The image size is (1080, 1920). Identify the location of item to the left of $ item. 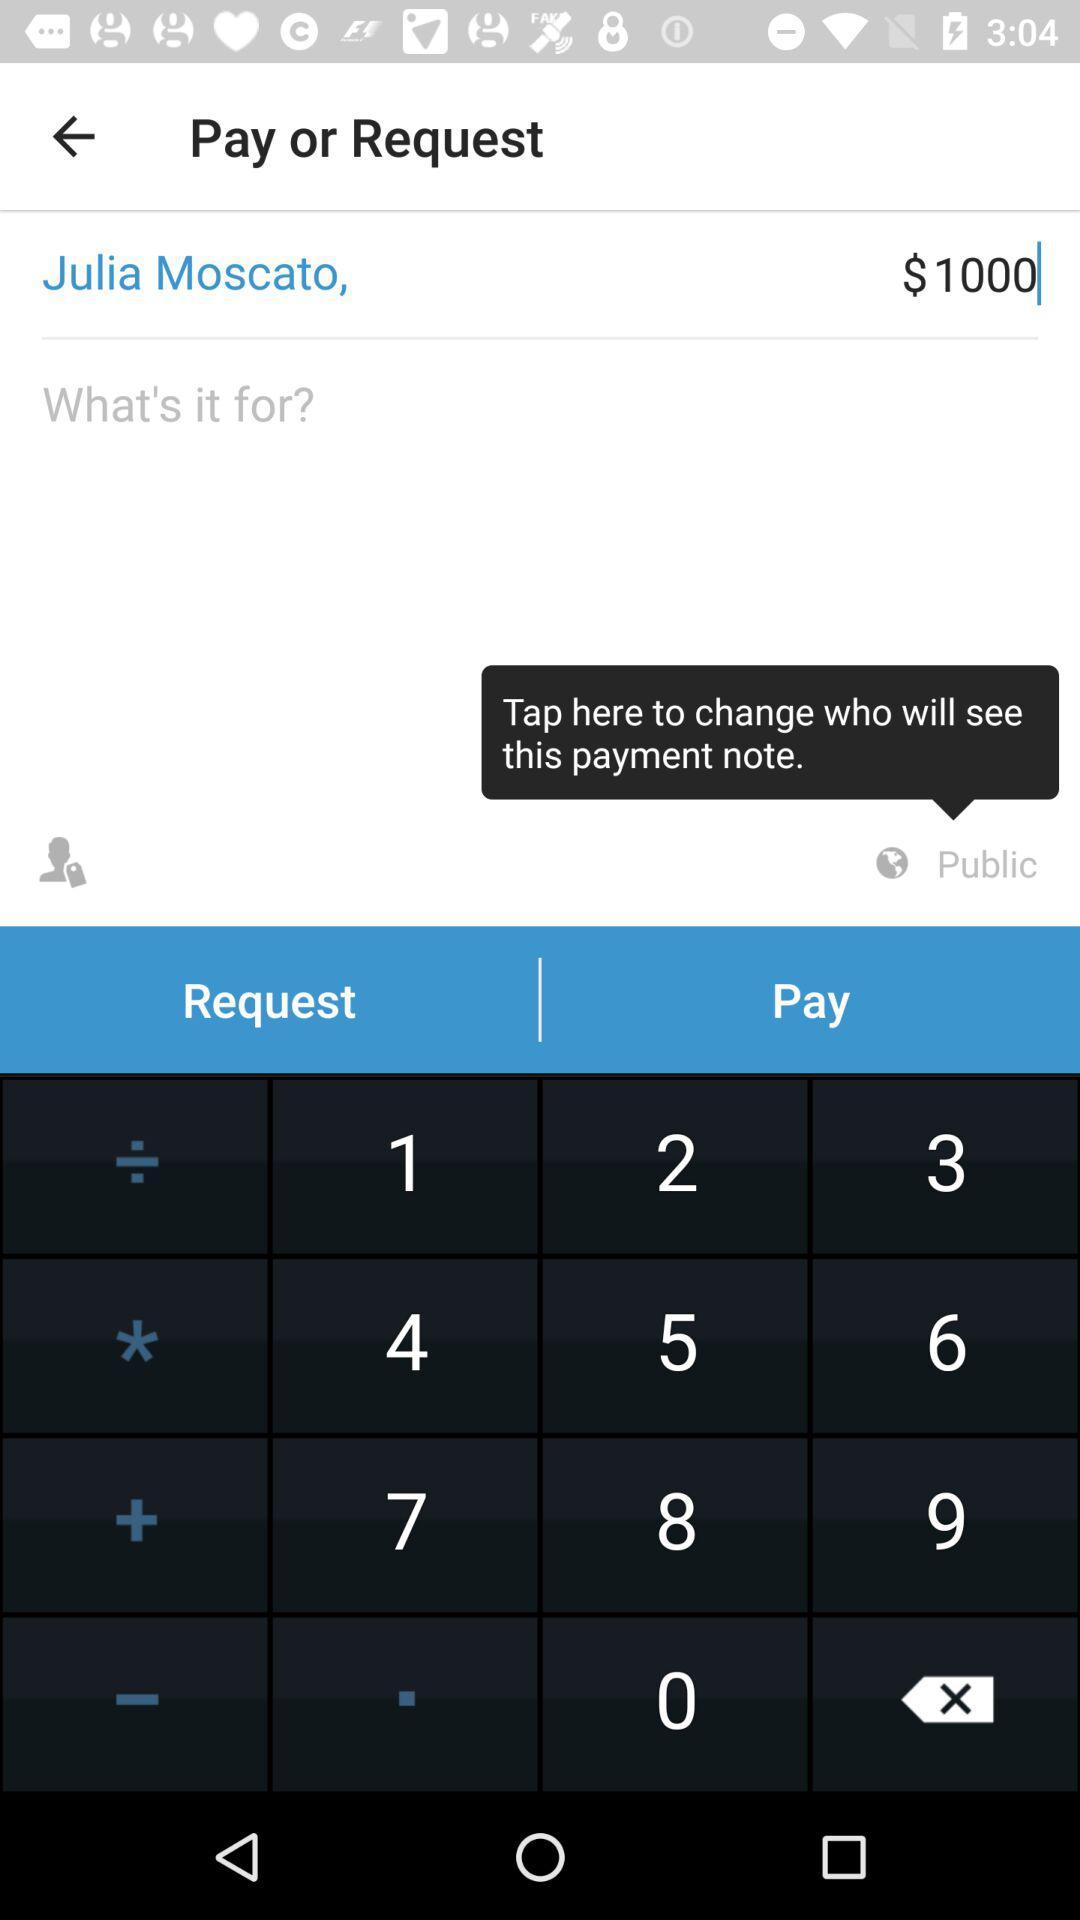
(450, 272).